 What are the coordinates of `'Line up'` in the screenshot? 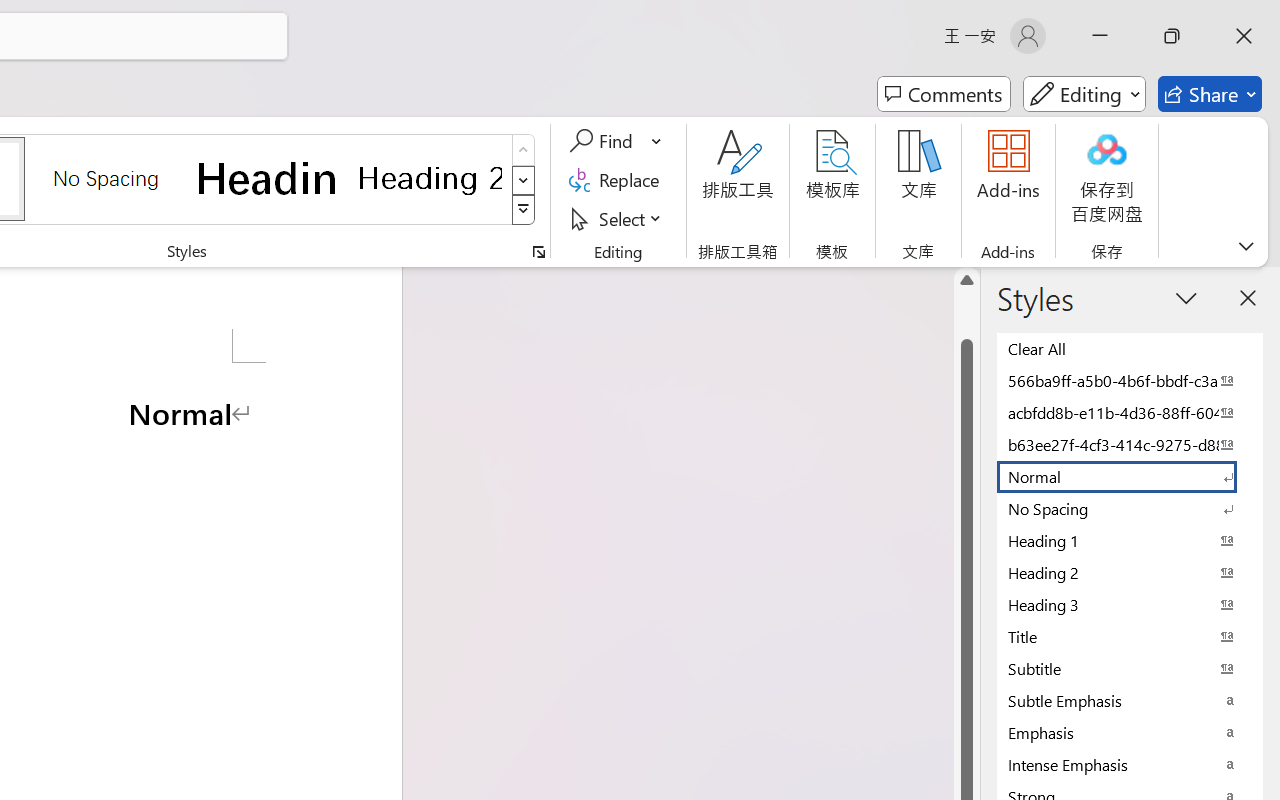 It's located at (967, 280).